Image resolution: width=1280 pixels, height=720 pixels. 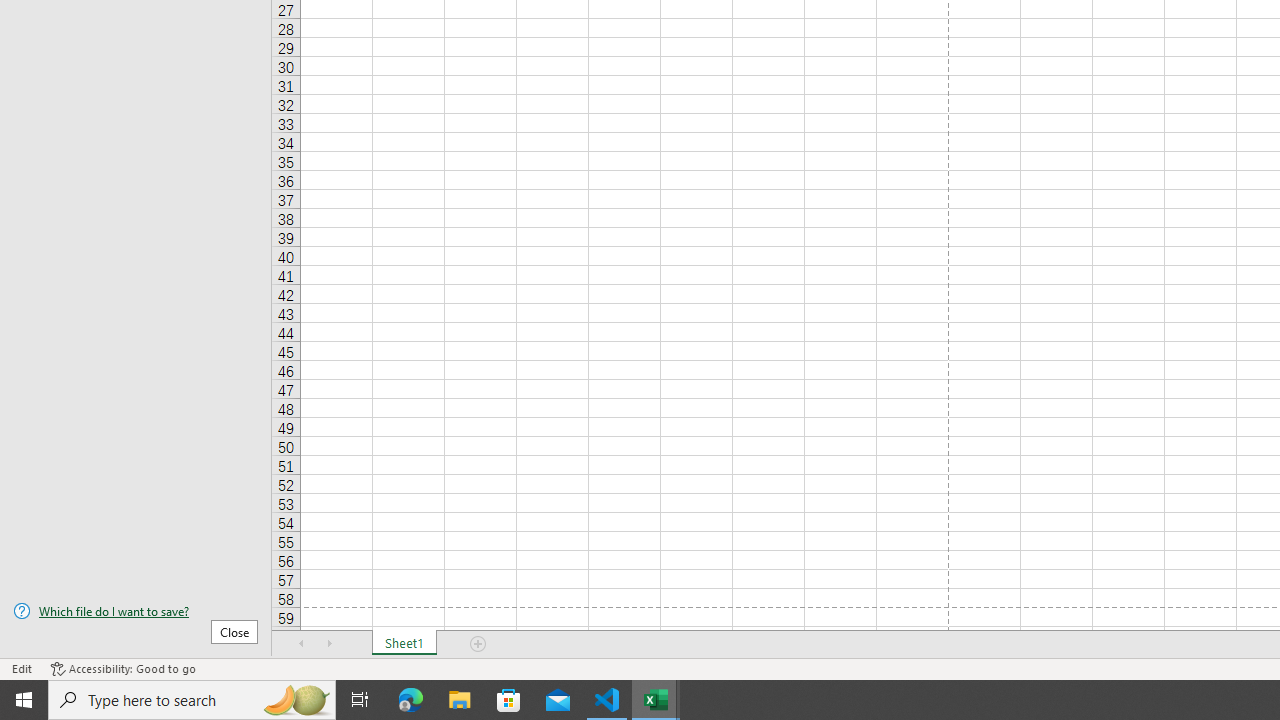 What do you see at coordinates (301, 644) in the screenshot?
I see `'Scroll Left'` at bounding box center [301, 644].